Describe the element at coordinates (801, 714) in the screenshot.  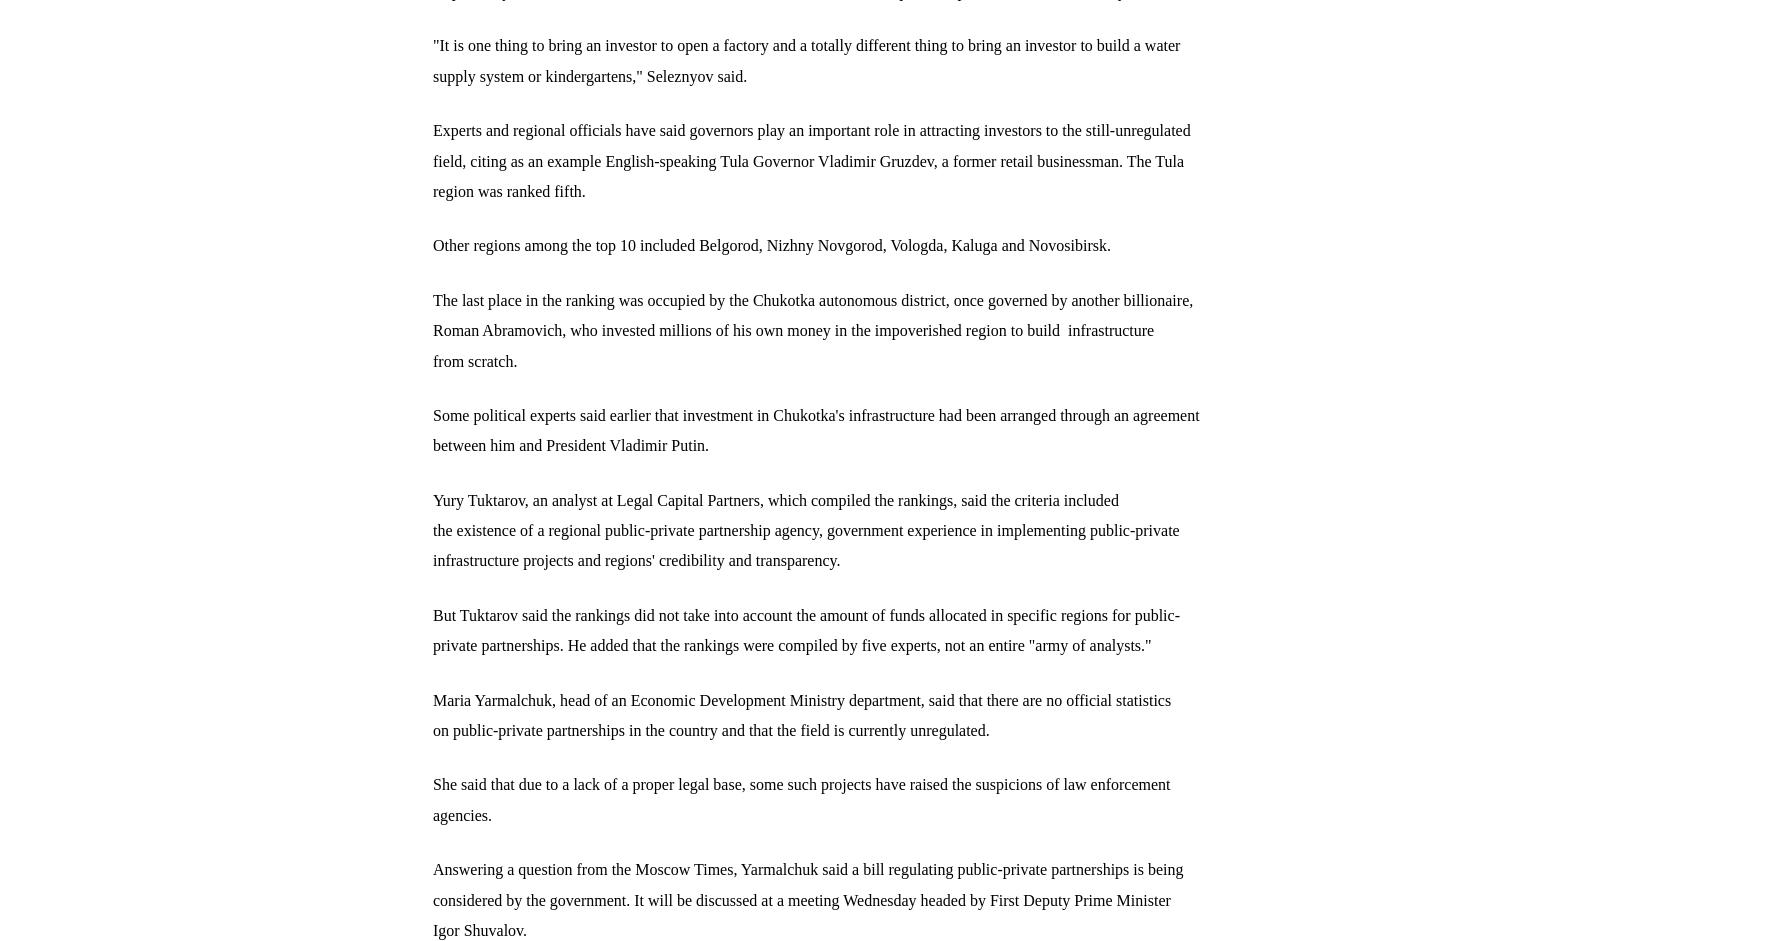
I see `'Maria Yarmalchuk, head of an Economic Development Ministry department, said that there are no official statistics on public-private partnerships in the country and that the field is currently unregulated.'` at that location.